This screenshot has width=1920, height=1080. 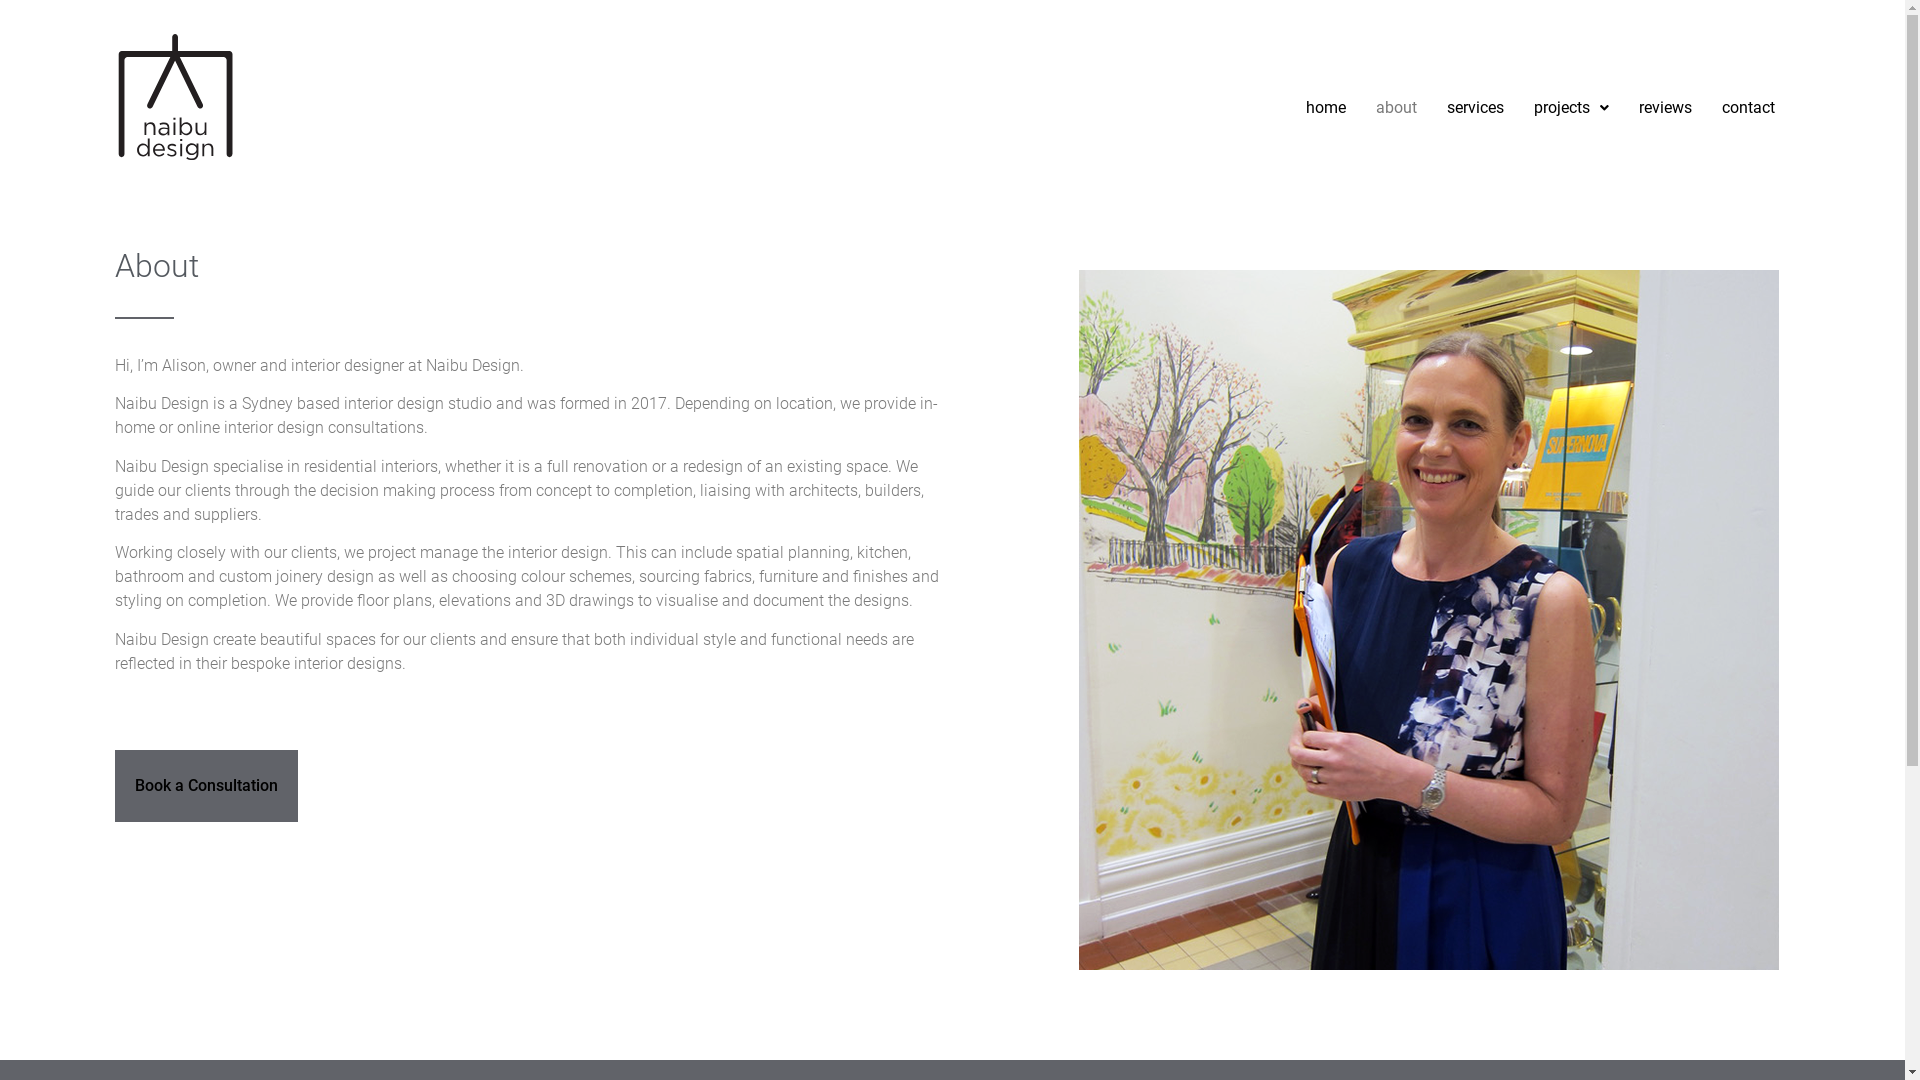 What do you see at coordinates (1665, 108) in the screenshot?
I see `'reviews'` at bounding box center [1665, 108].